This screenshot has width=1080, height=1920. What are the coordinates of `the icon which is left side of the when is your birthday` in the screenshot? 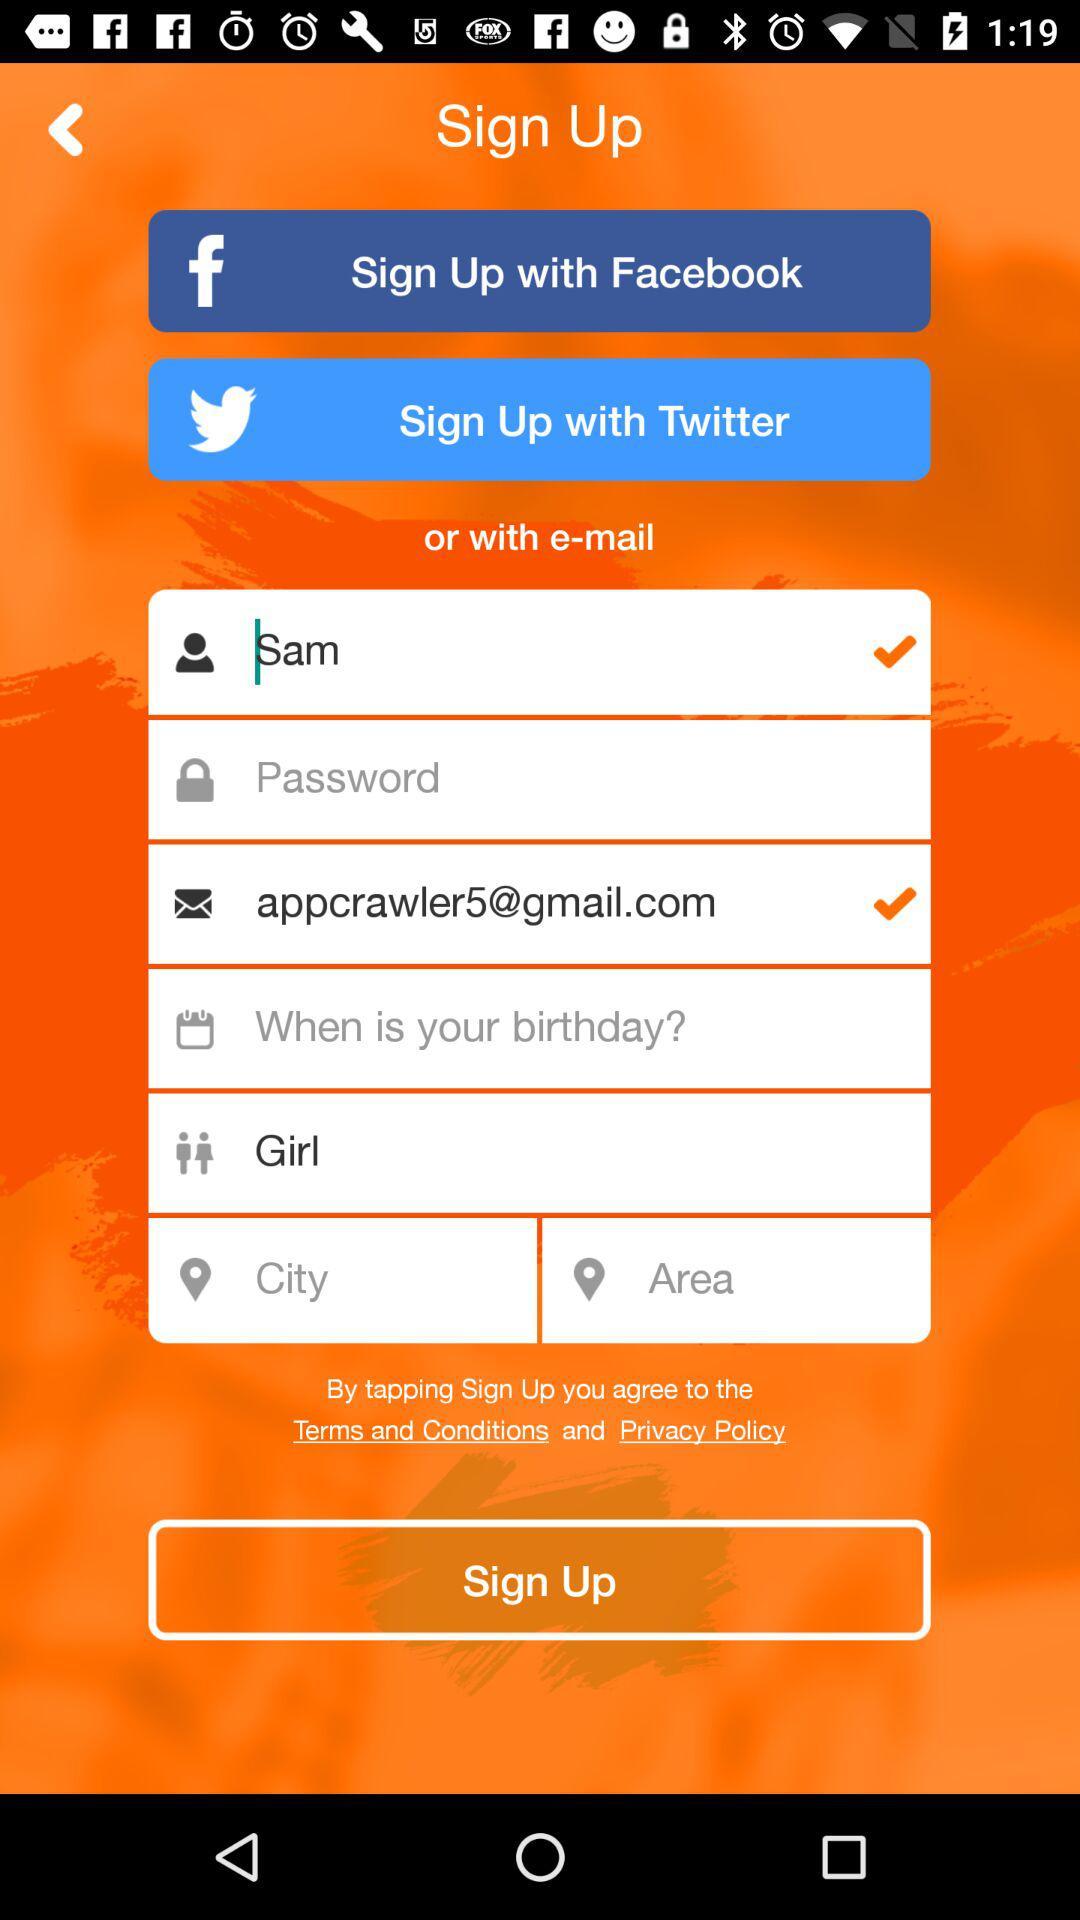 It's located at (195, 1028).